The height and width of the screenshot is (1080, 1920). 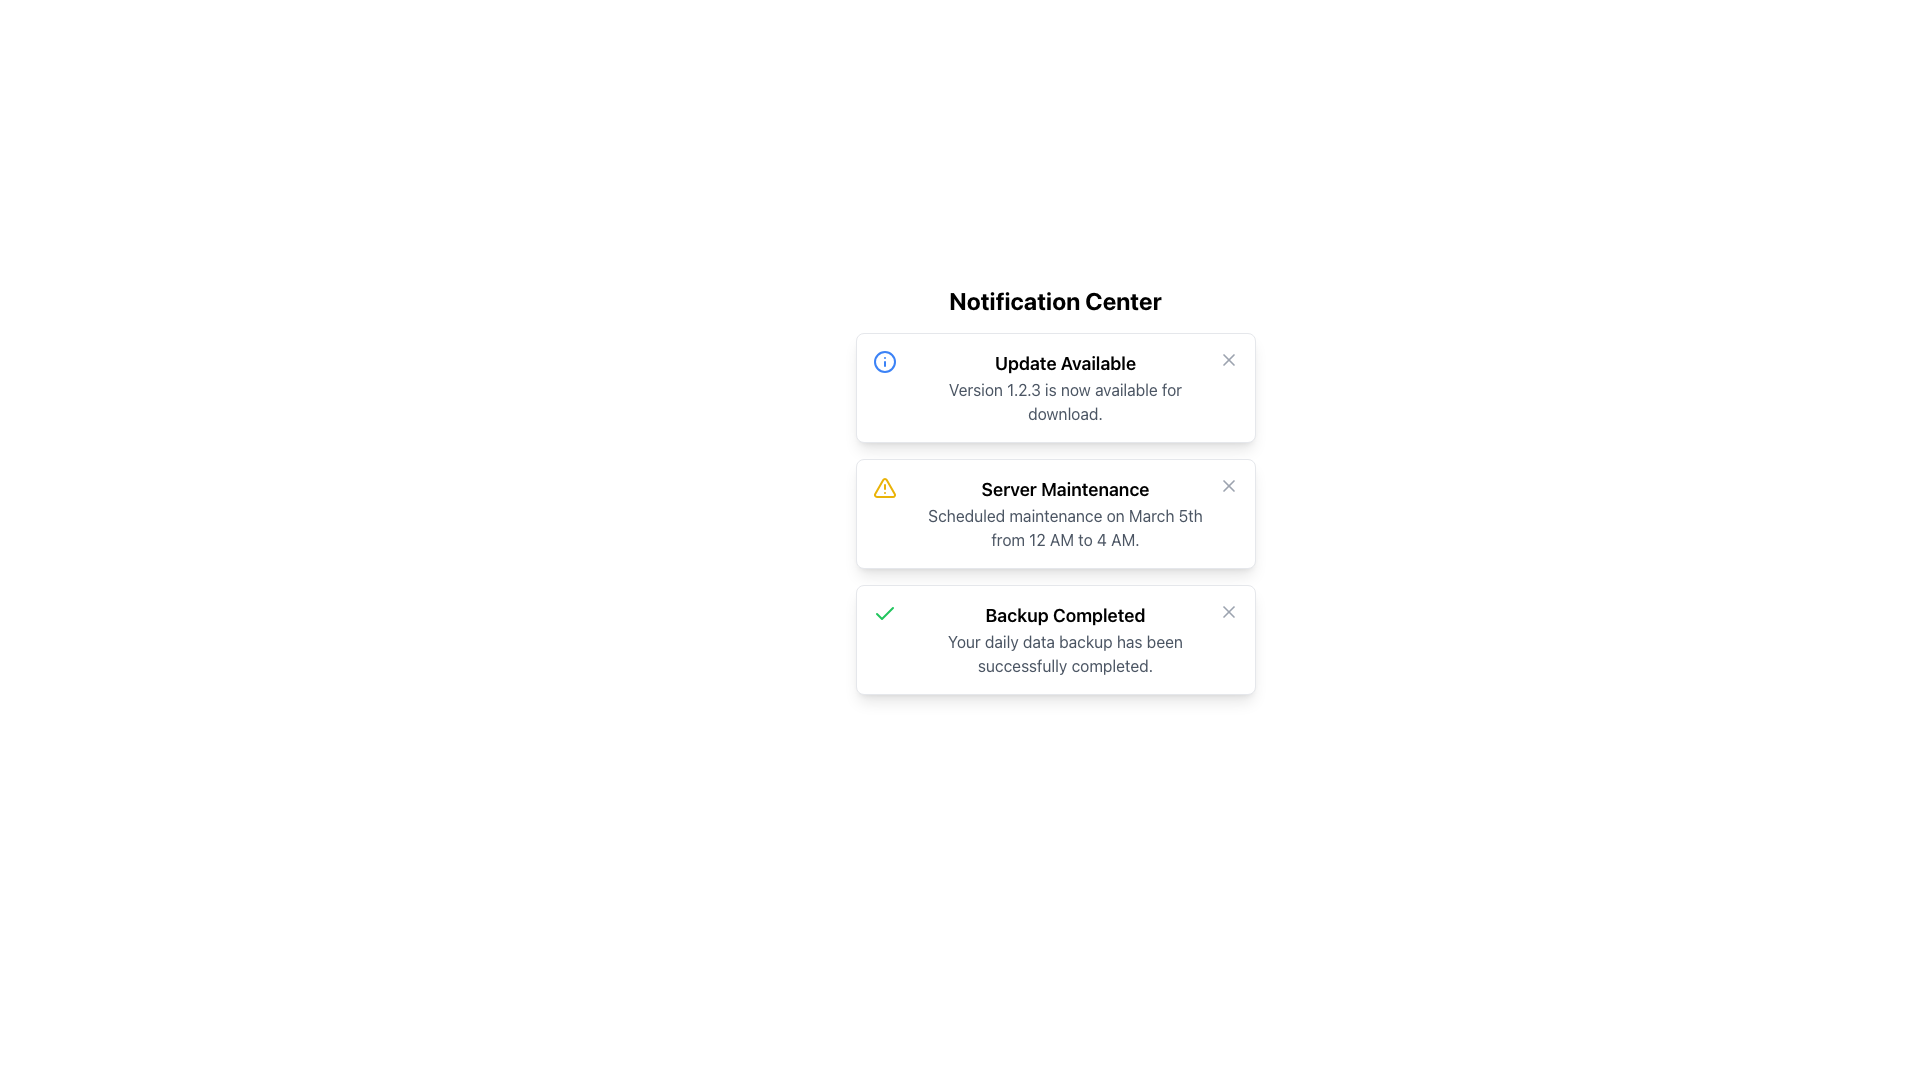 What do you see at coordinates (883, 612) in the screenshot?
I see `visual confirmation indicator icon that symbolizes the successful completion of a process, specifically referenced by the text 'Backup Completed', located in the third card of a vertical stack of notification cards` at bounding box center [883, 612].